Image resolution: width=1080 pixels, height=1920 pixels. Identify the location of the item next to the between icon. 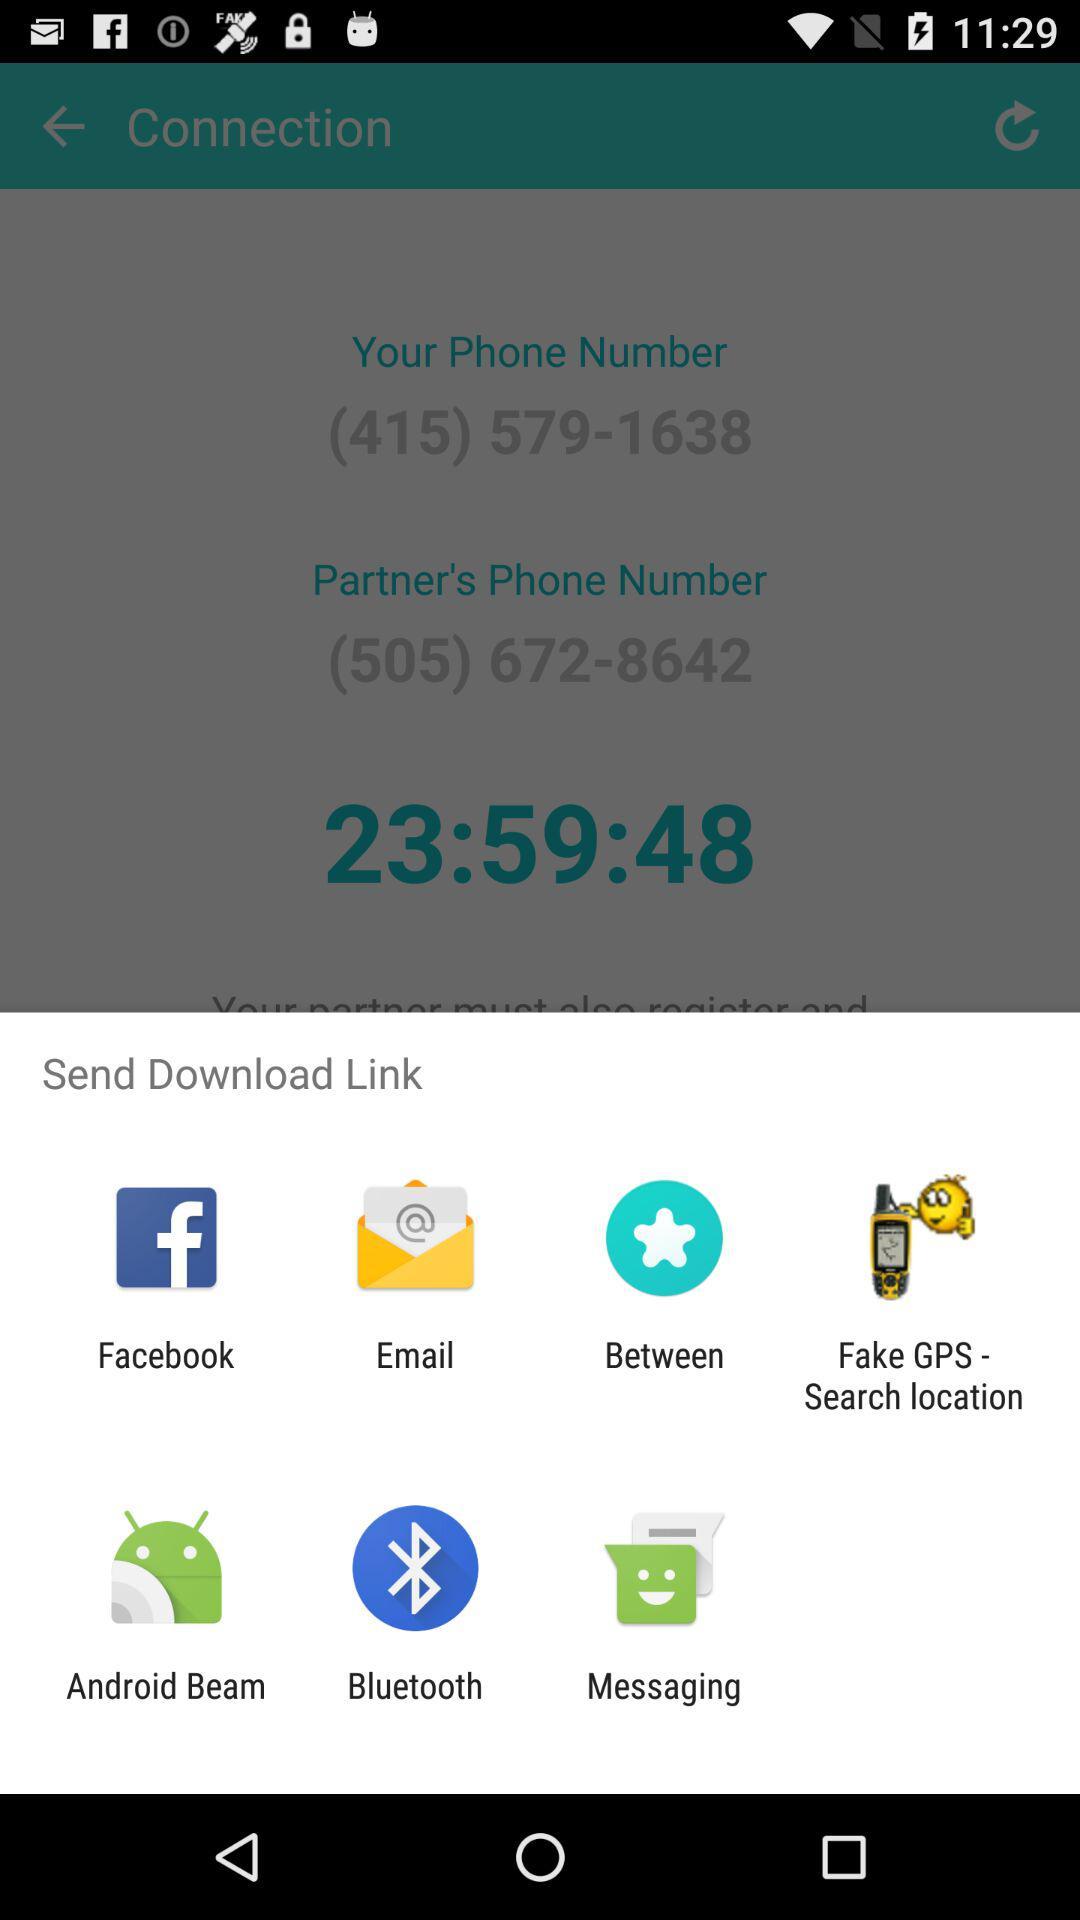
(913, 1374).